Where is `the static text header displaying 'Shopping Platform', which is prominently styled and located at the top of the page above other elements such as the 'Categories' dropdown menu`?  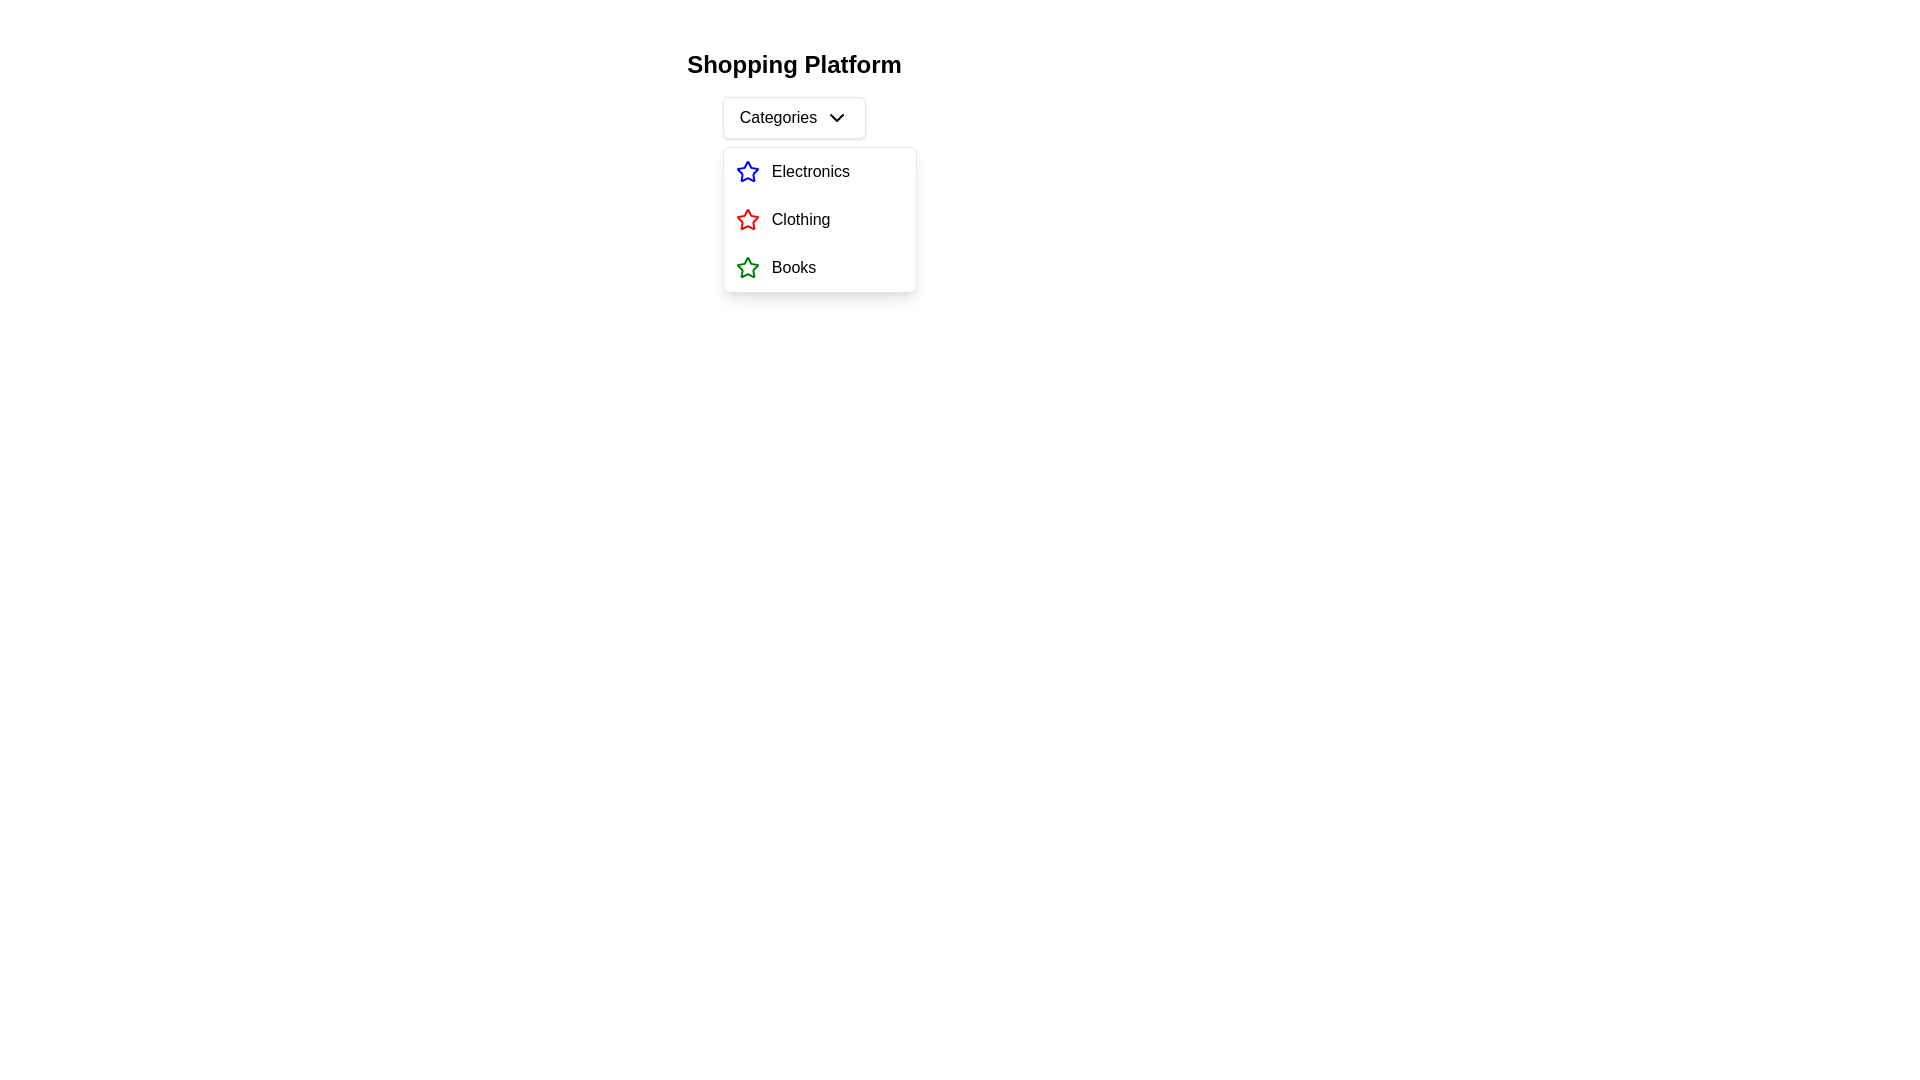
the static text header displaying 'Shopping Platform', which is prominently styled and located at the top of the page above other elements such as the 'Categories' dropdown menu is located at coordinates (793, 64).